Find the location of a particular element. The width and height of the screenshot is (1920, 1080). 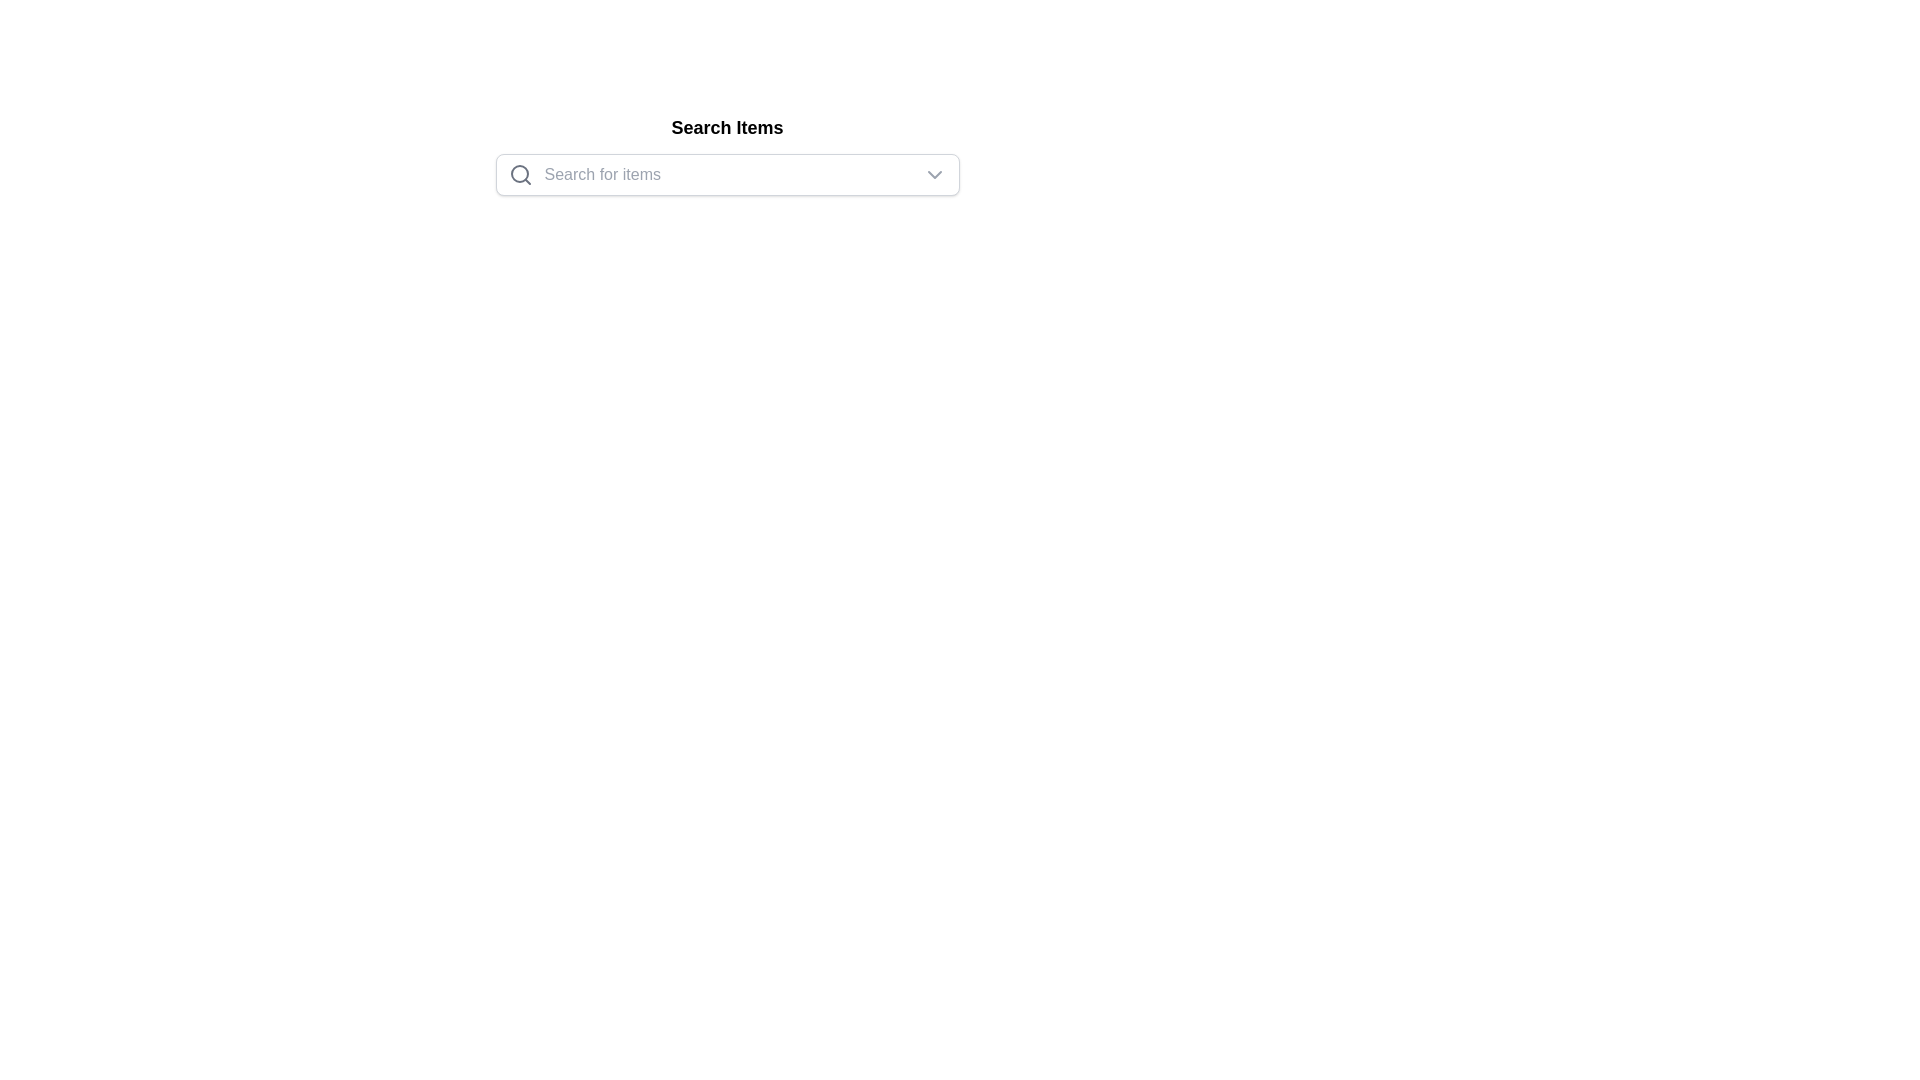

the chevron icon at the right end of the search bar is located at coordinates (933, 173).